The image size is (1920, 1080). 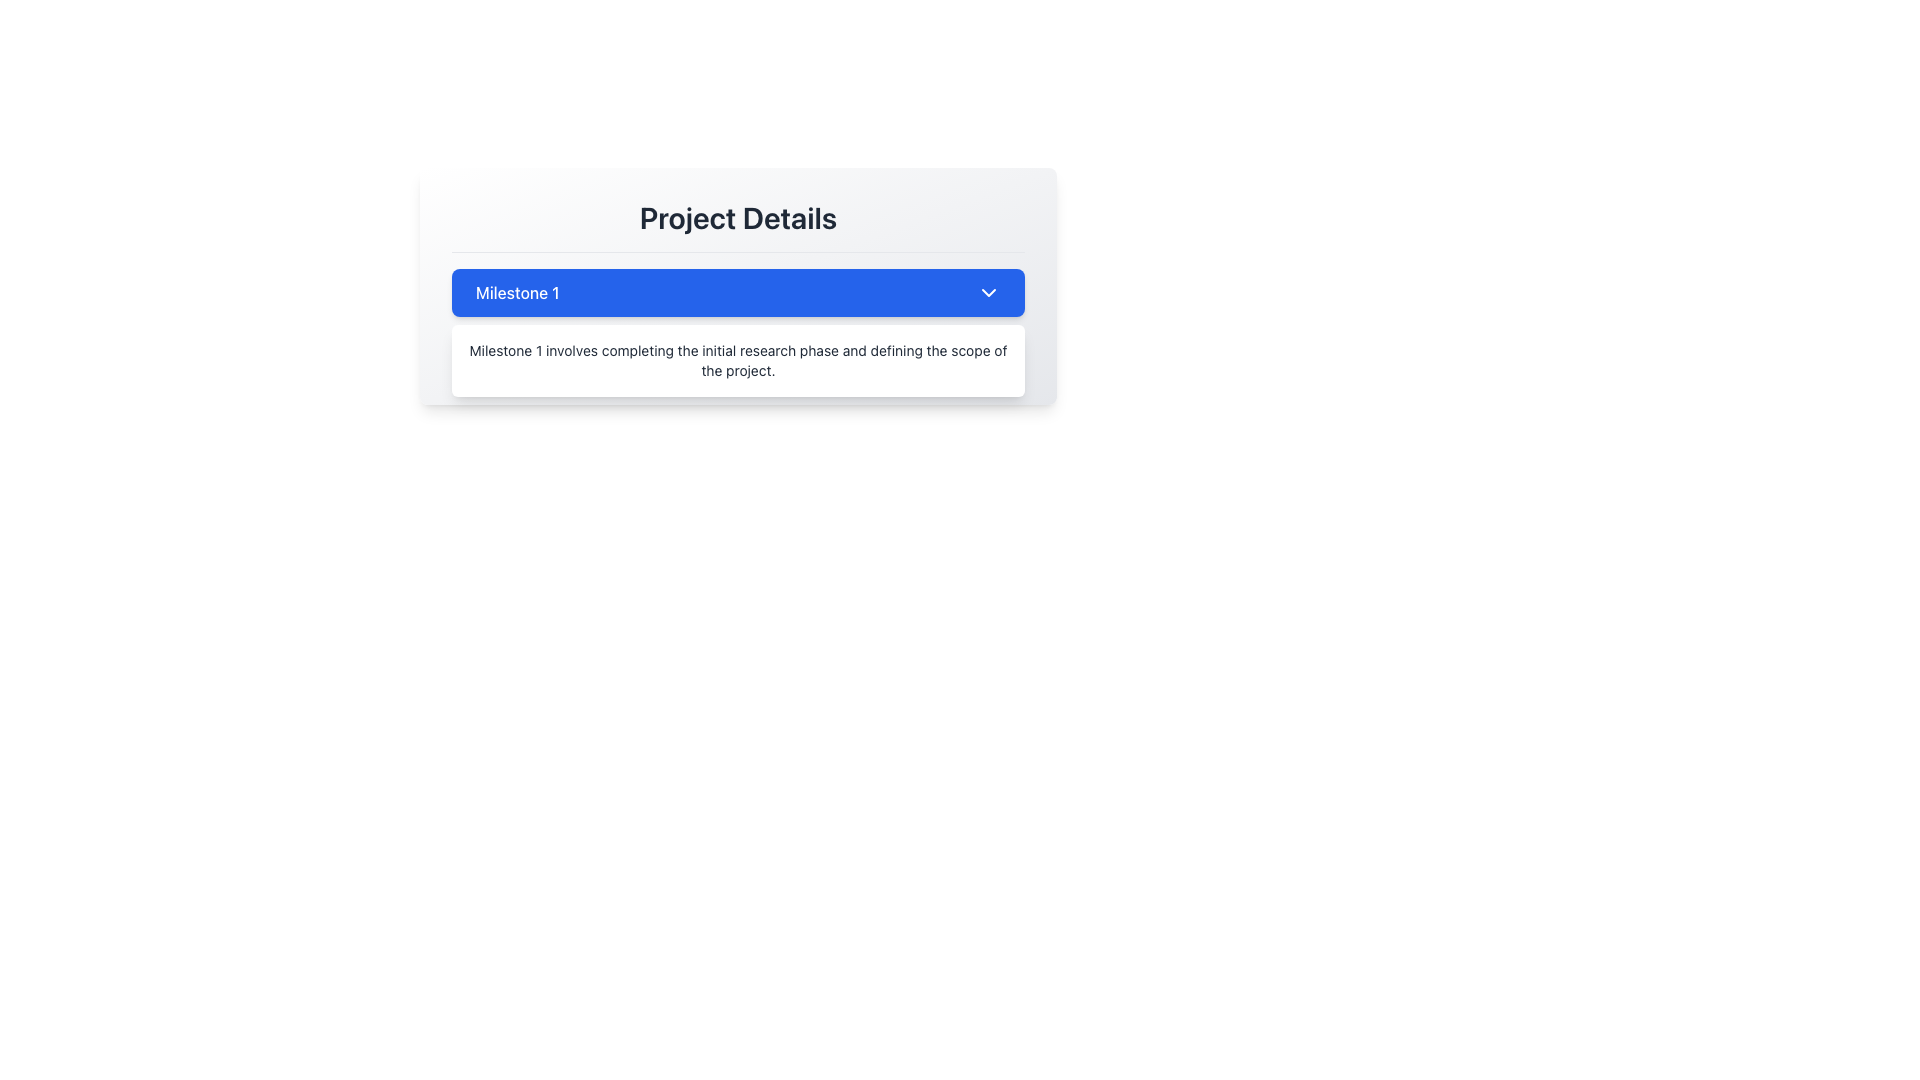 What do you see at coordinates (988, 293) in the screenshot?
I see `the dropdown indicator (chevron icon) located at the far right of the 'Milestone 1' blue bar` at bounding box center [988, 293].